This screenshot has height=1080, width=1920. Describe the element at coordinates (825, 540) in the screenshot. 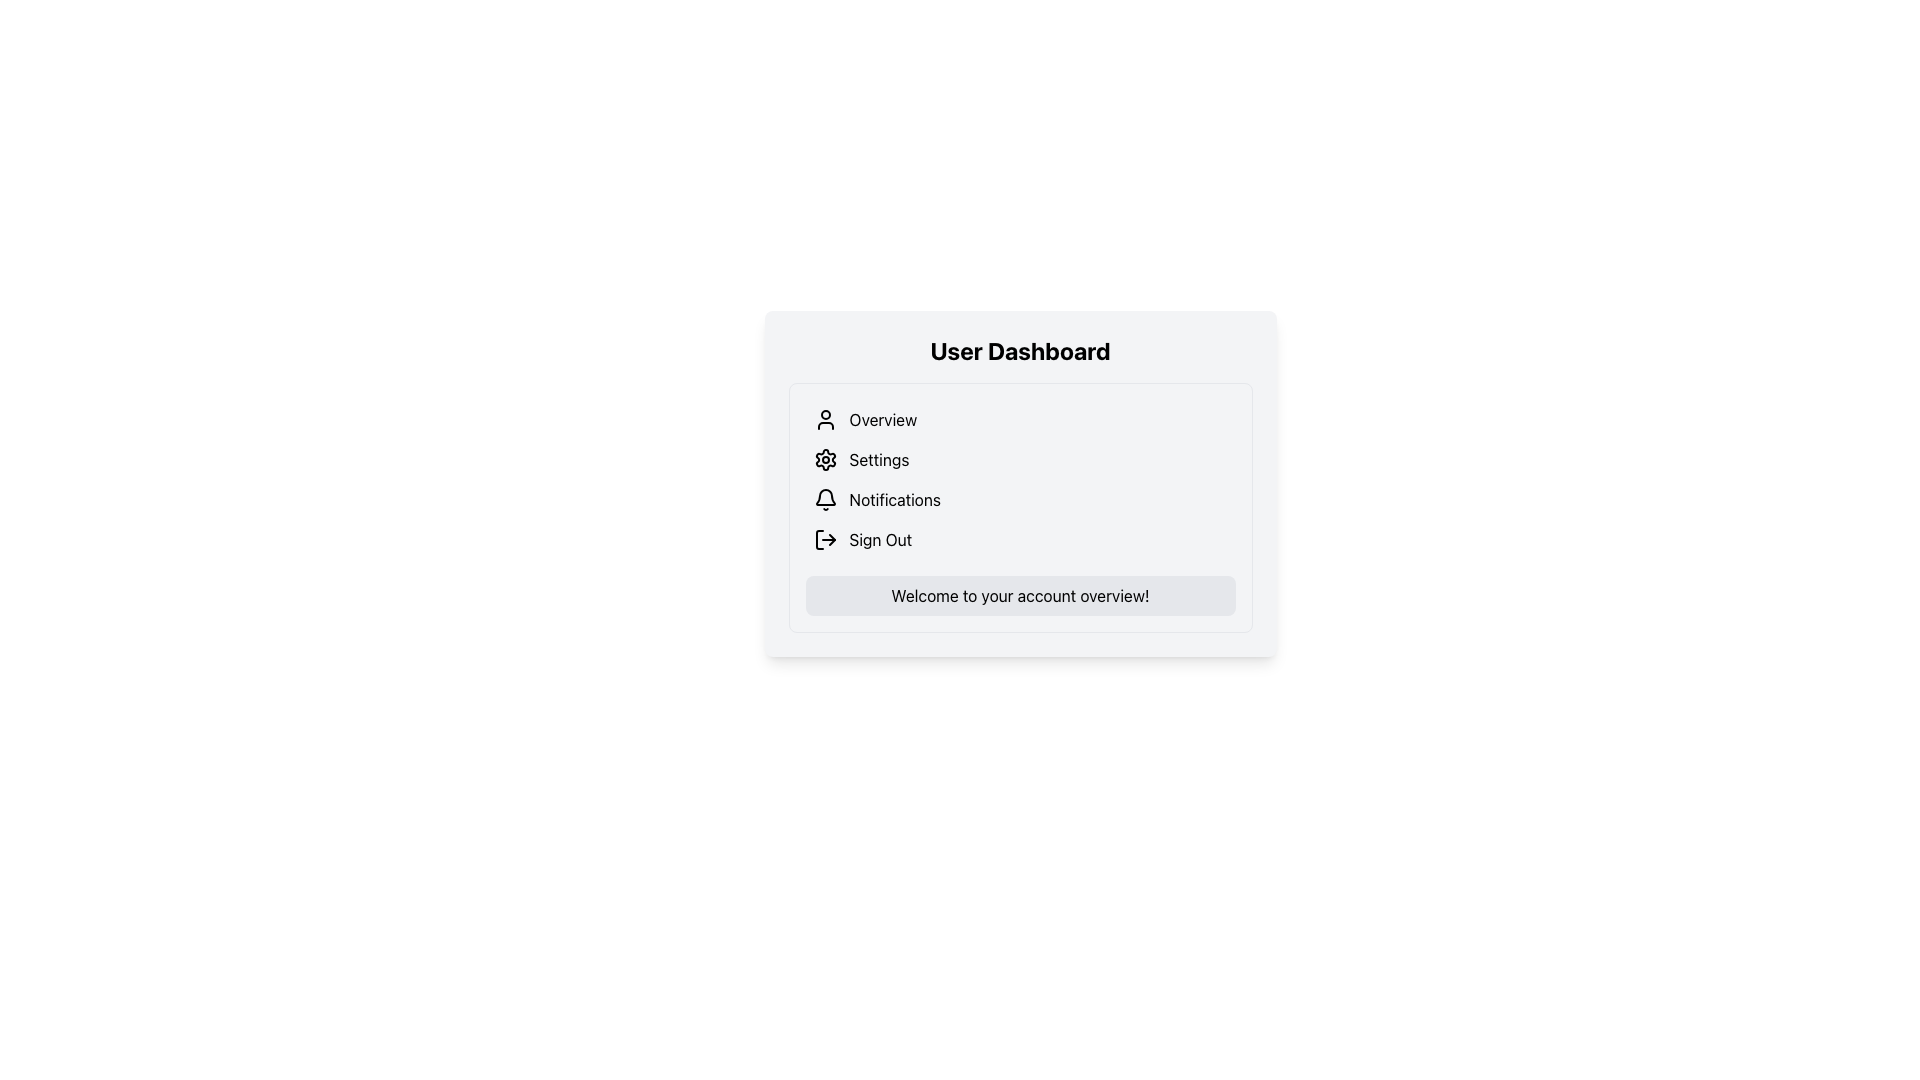

I see `the right-pointing arrow SVG icon located to the left of the 'Sign Out' option in the 'User Dashboard' menu` at that location.